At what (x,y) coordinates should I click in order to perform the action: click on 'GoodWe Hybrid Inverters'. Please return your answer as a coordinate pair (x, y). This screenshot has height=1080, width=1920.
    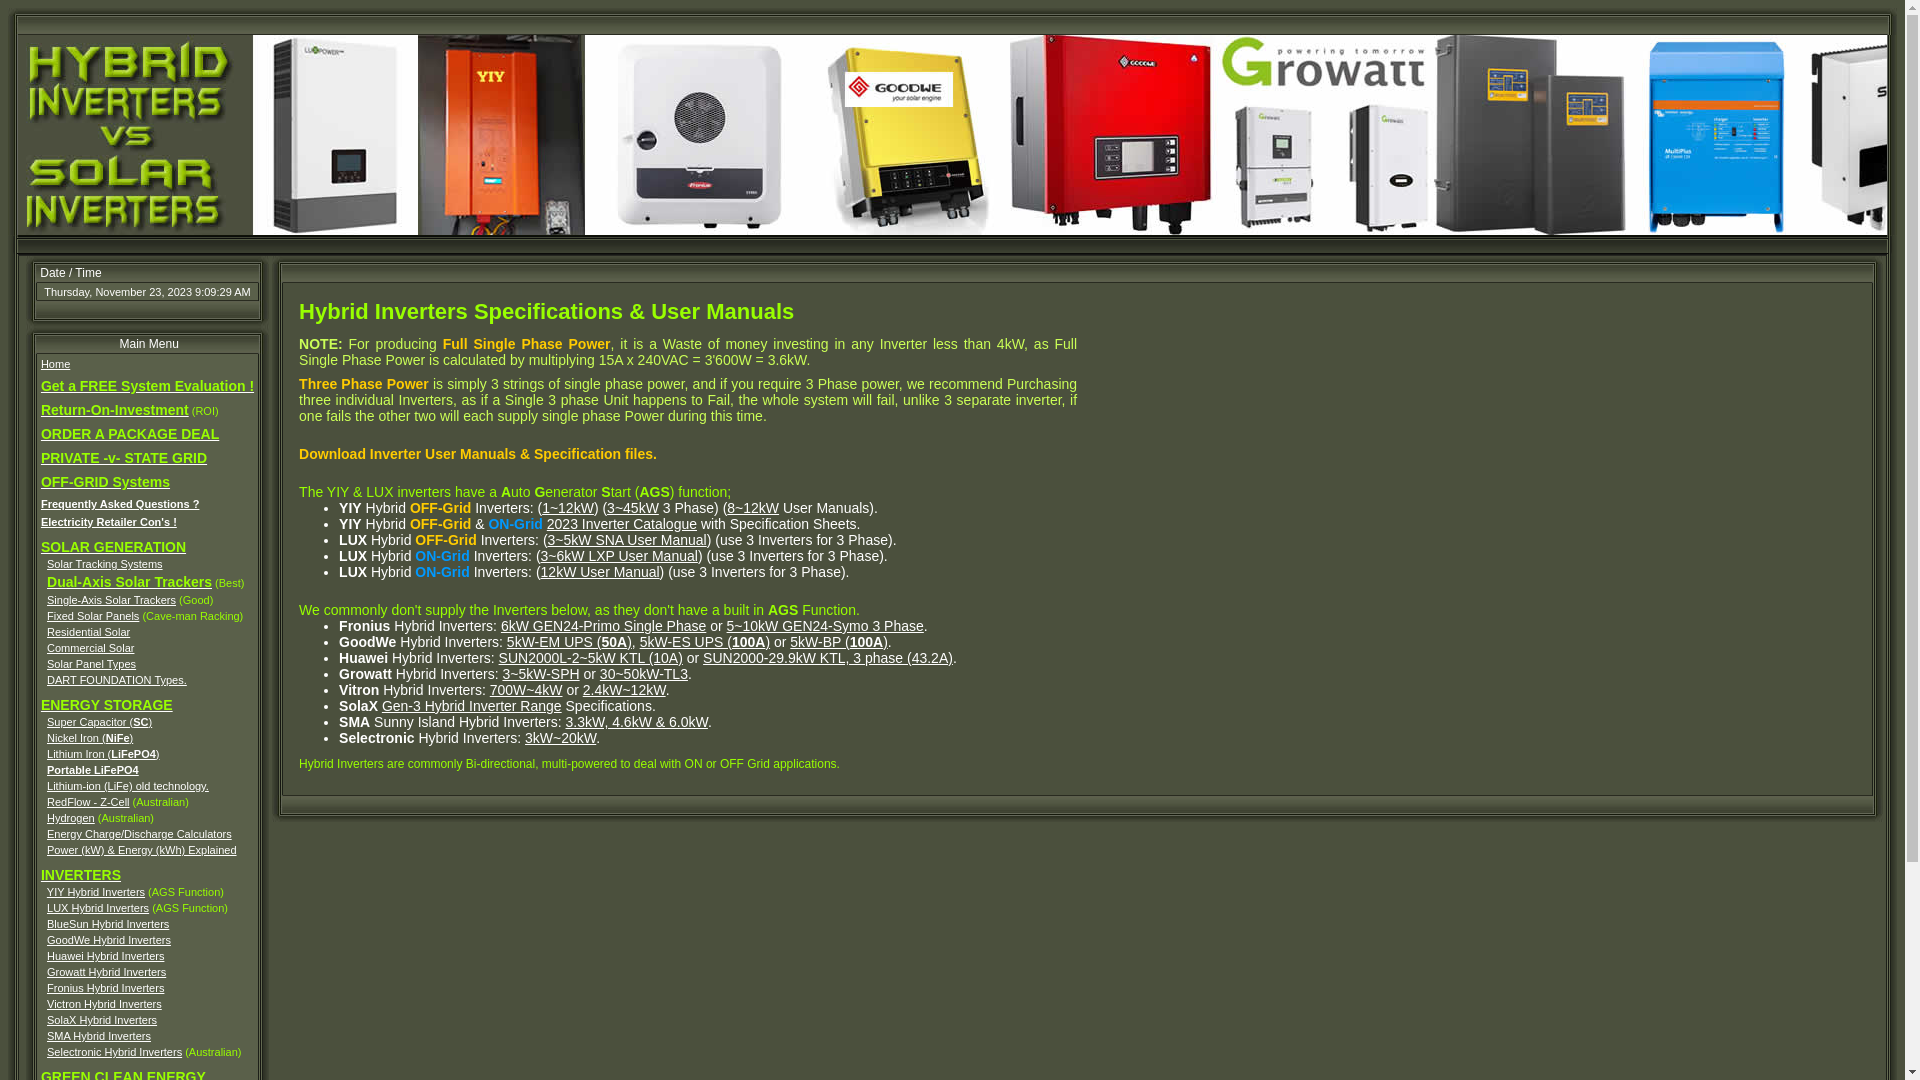
    Looking at the image, I should click on (108, 940).